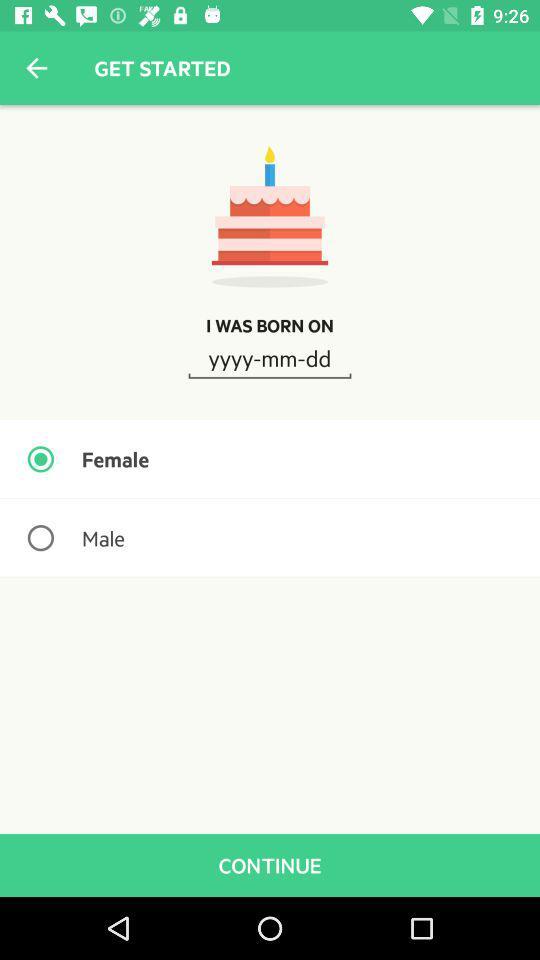 This screenshot has height=960, width=540. I want to click on item below the yyyy-mm-dd icon, so click(270, 459).